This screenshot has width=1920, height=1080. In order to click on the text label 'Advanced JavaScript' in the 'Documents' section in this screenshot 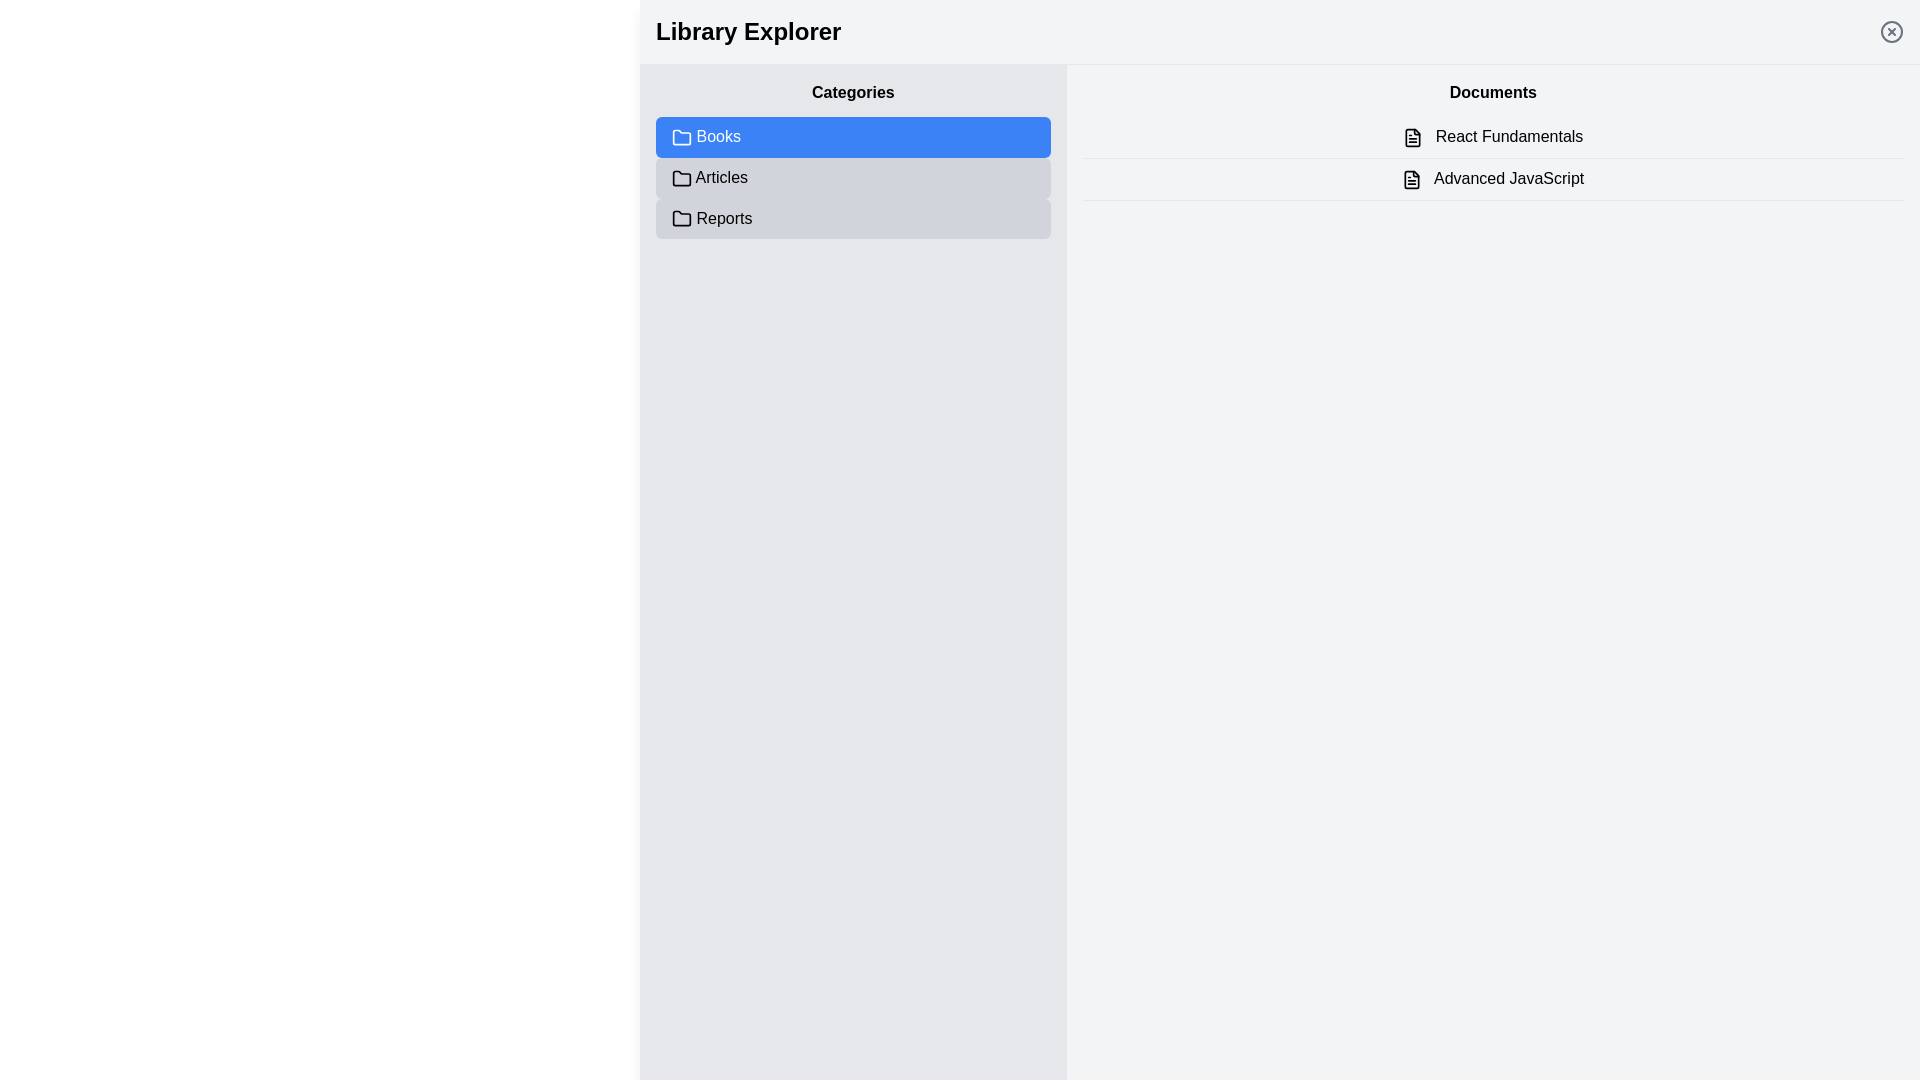, I will do `click(1493, 178)`.